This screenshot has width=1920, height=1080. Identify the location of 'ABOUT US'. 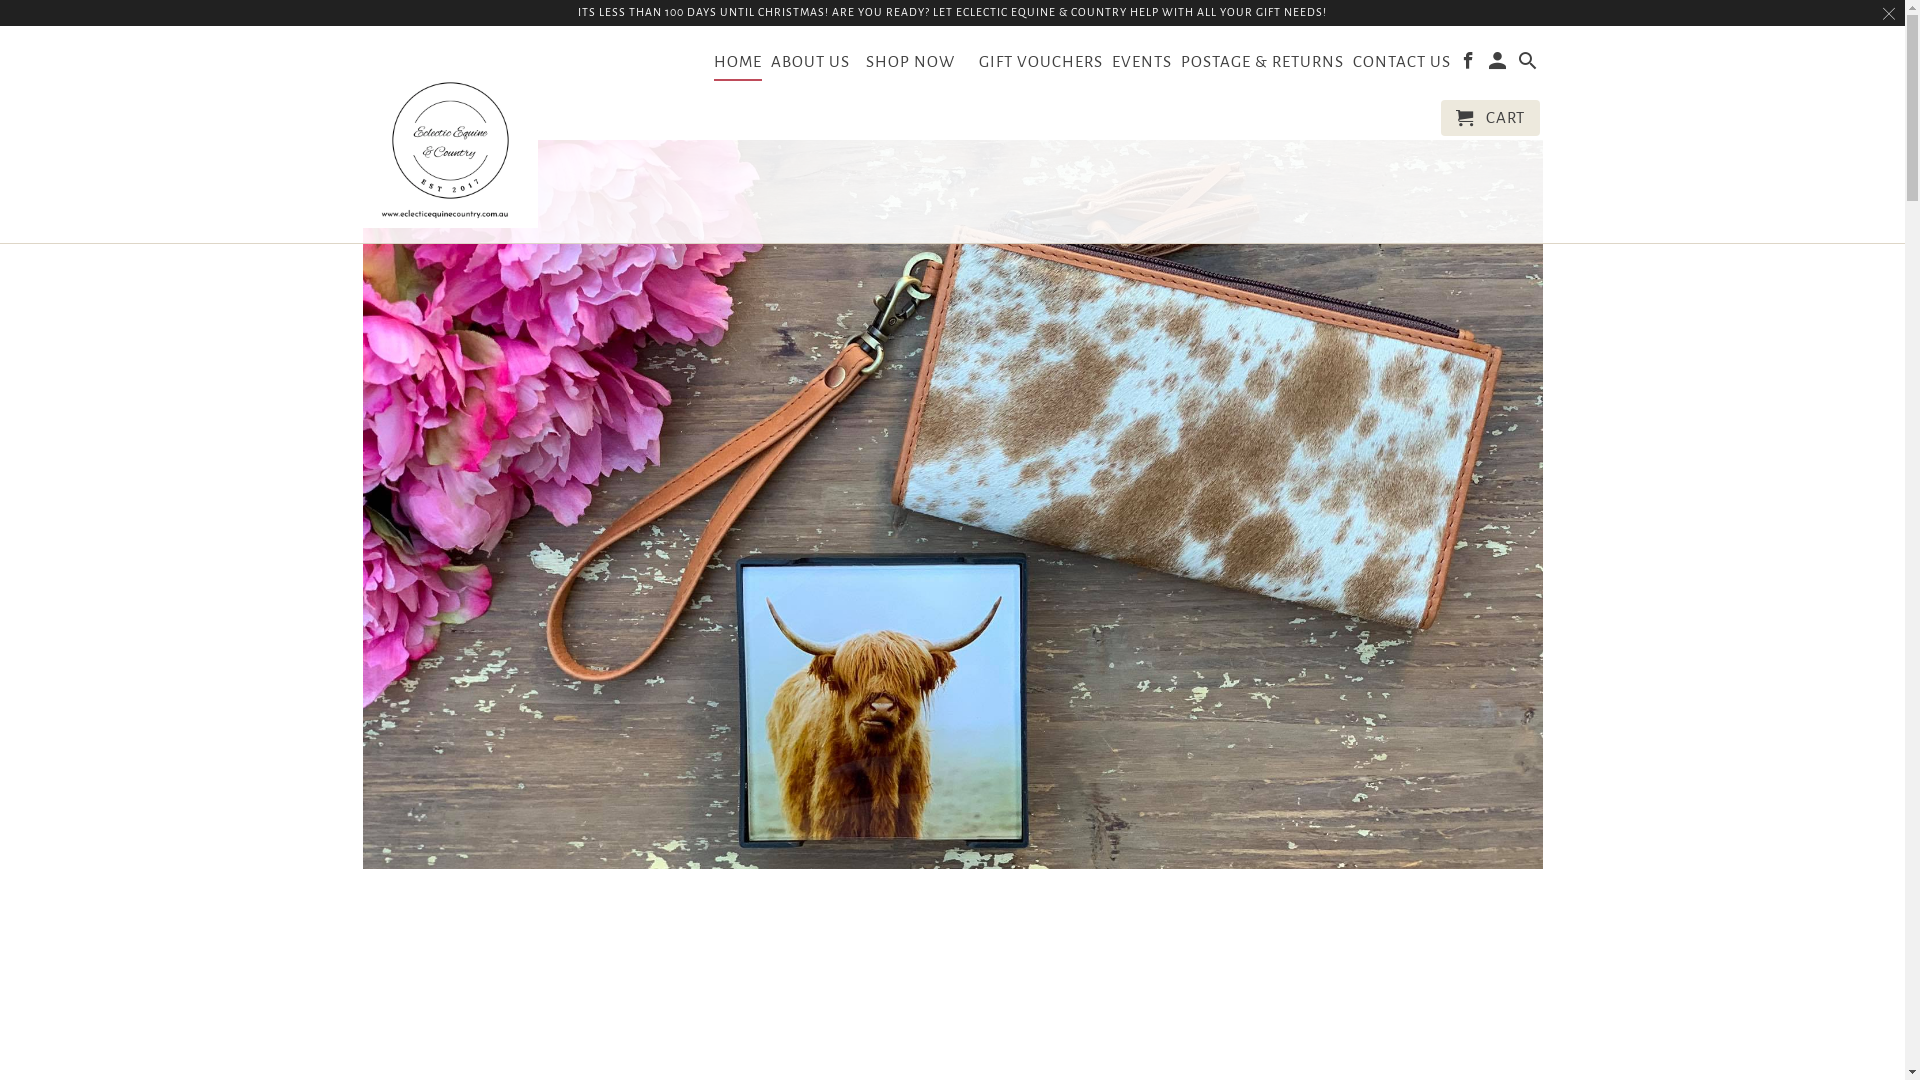
(810, 64).